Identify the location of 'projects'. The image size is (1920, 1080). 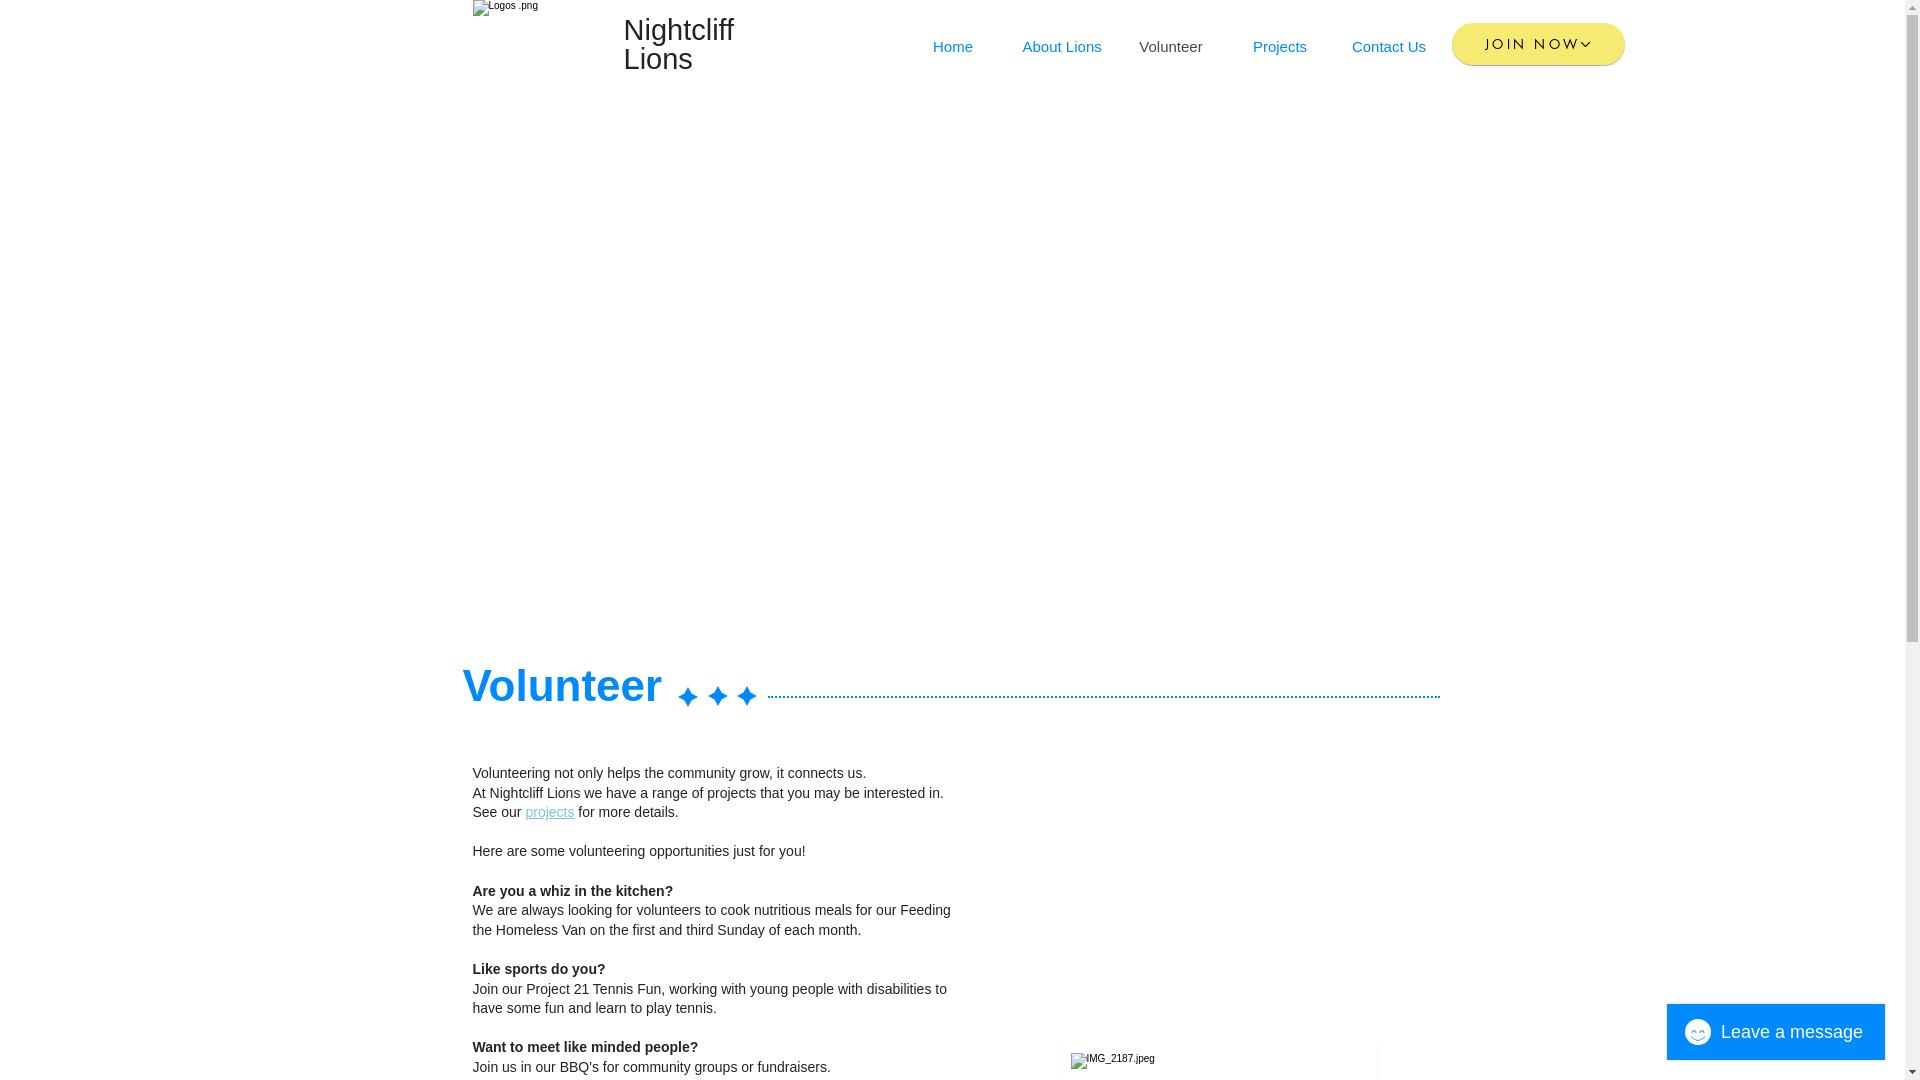
(549, 812).